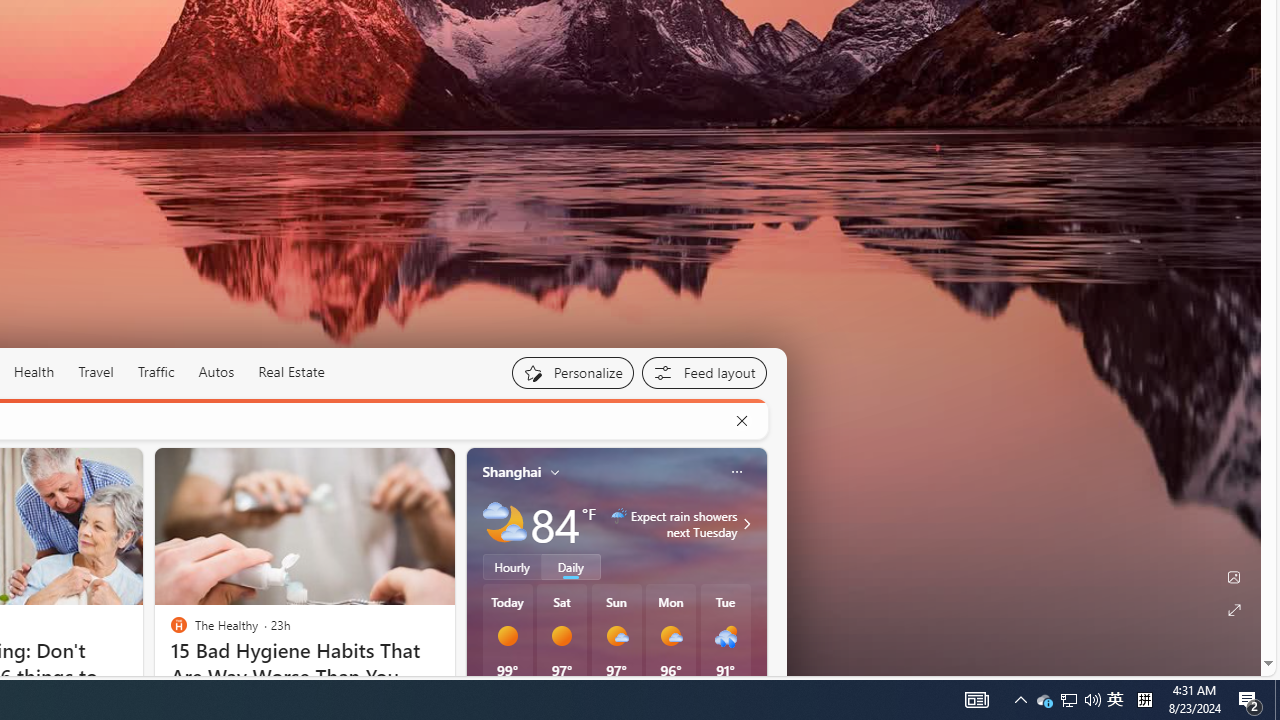 The width and height of the screenshot is (1280, 720). What do you see at coordinates (512, 471) in the screenshot?
I see `'Shanghai'` at bounding box center [512, 471].